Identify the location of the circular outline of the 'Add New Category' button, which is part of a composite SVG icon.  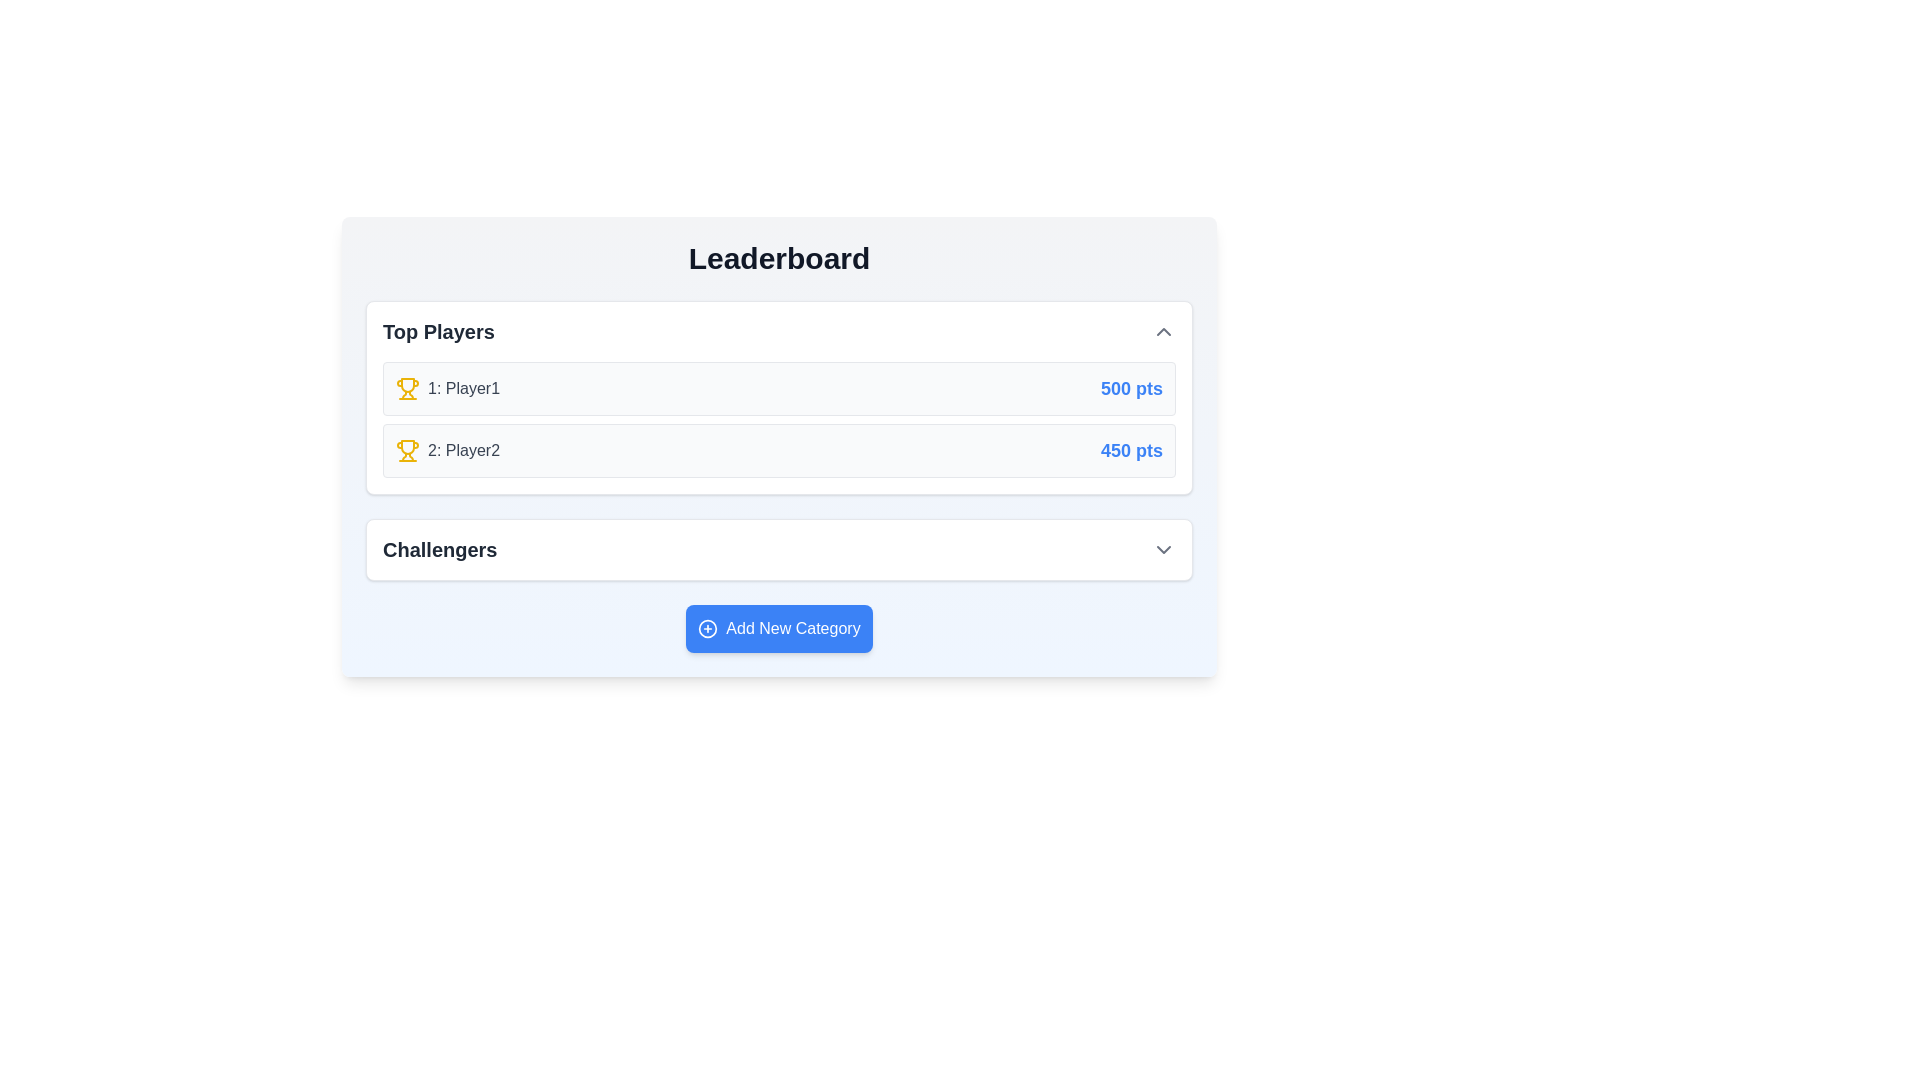
(708, 627).